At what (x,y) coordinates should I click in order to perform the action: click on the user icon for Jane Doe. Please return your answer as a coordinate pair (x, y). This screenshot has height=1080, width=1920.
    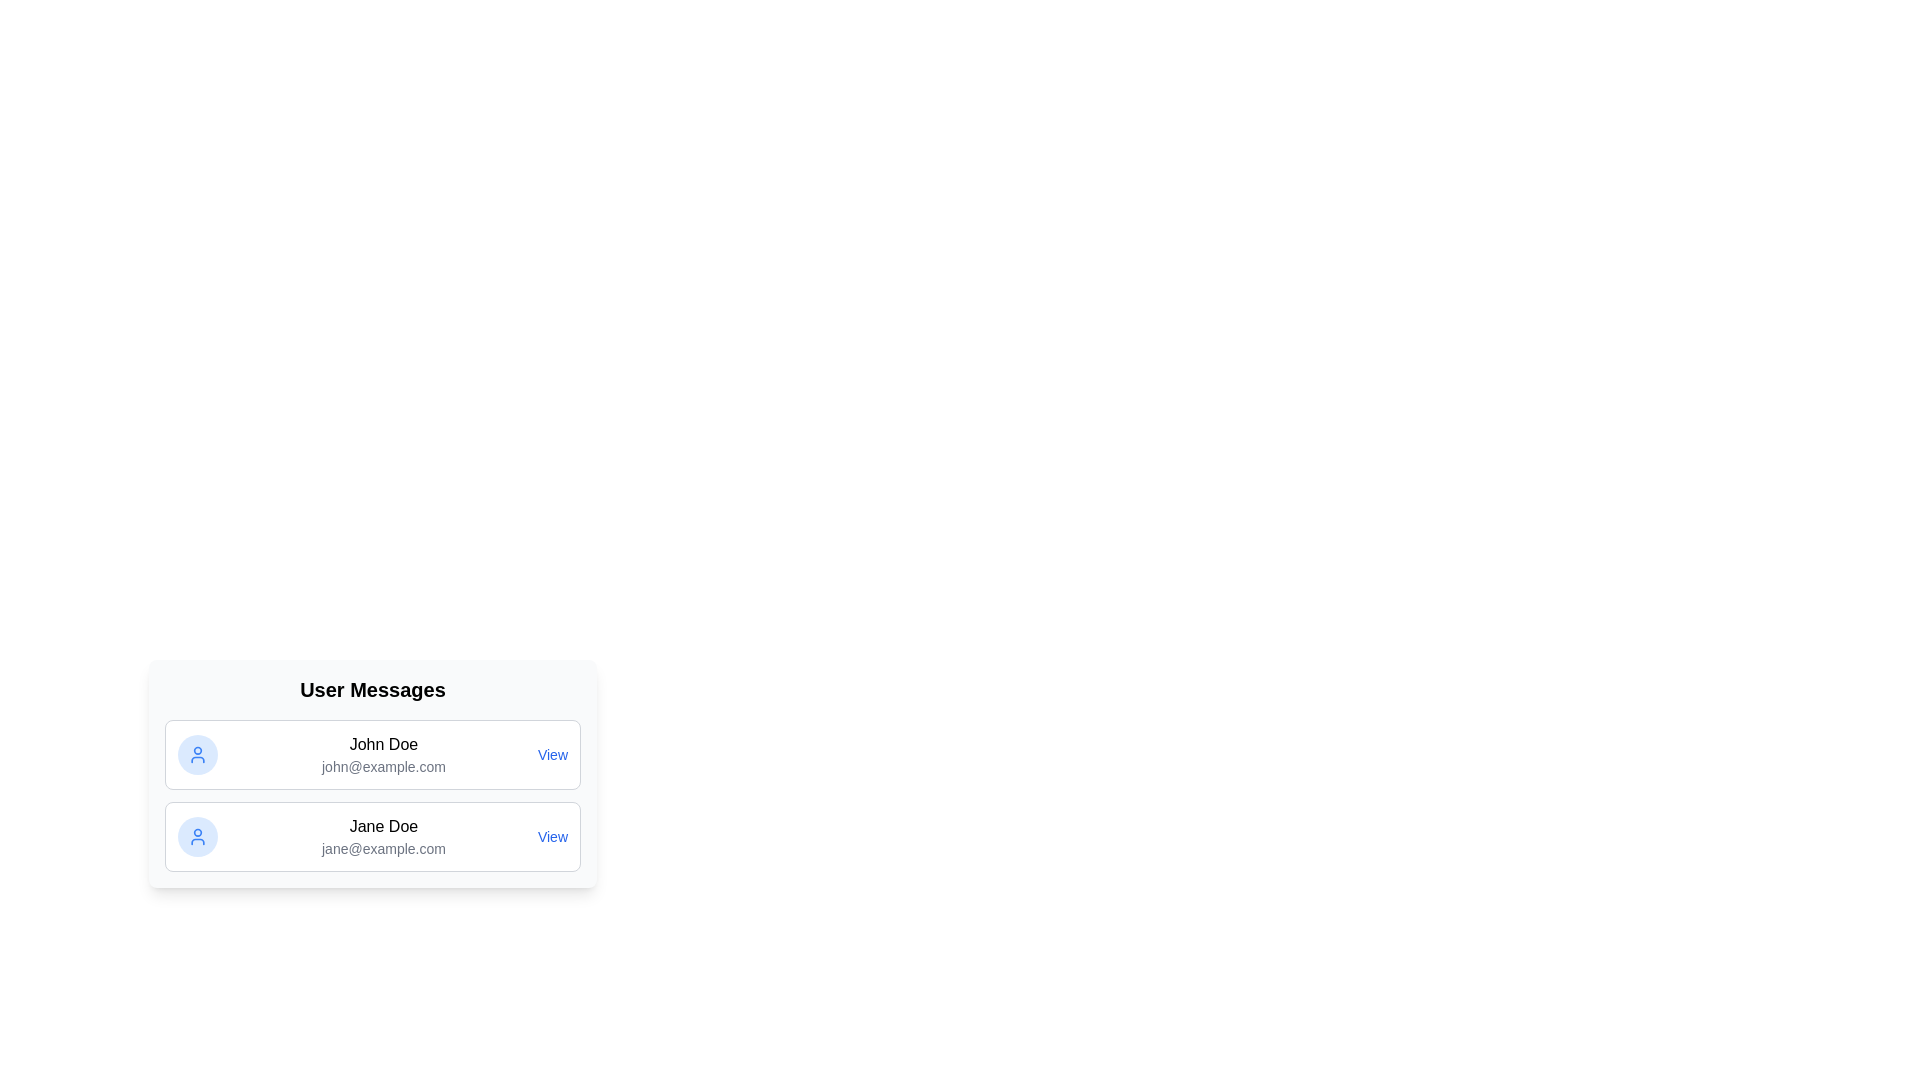
    Looking at the image, I should click on (197, 837).